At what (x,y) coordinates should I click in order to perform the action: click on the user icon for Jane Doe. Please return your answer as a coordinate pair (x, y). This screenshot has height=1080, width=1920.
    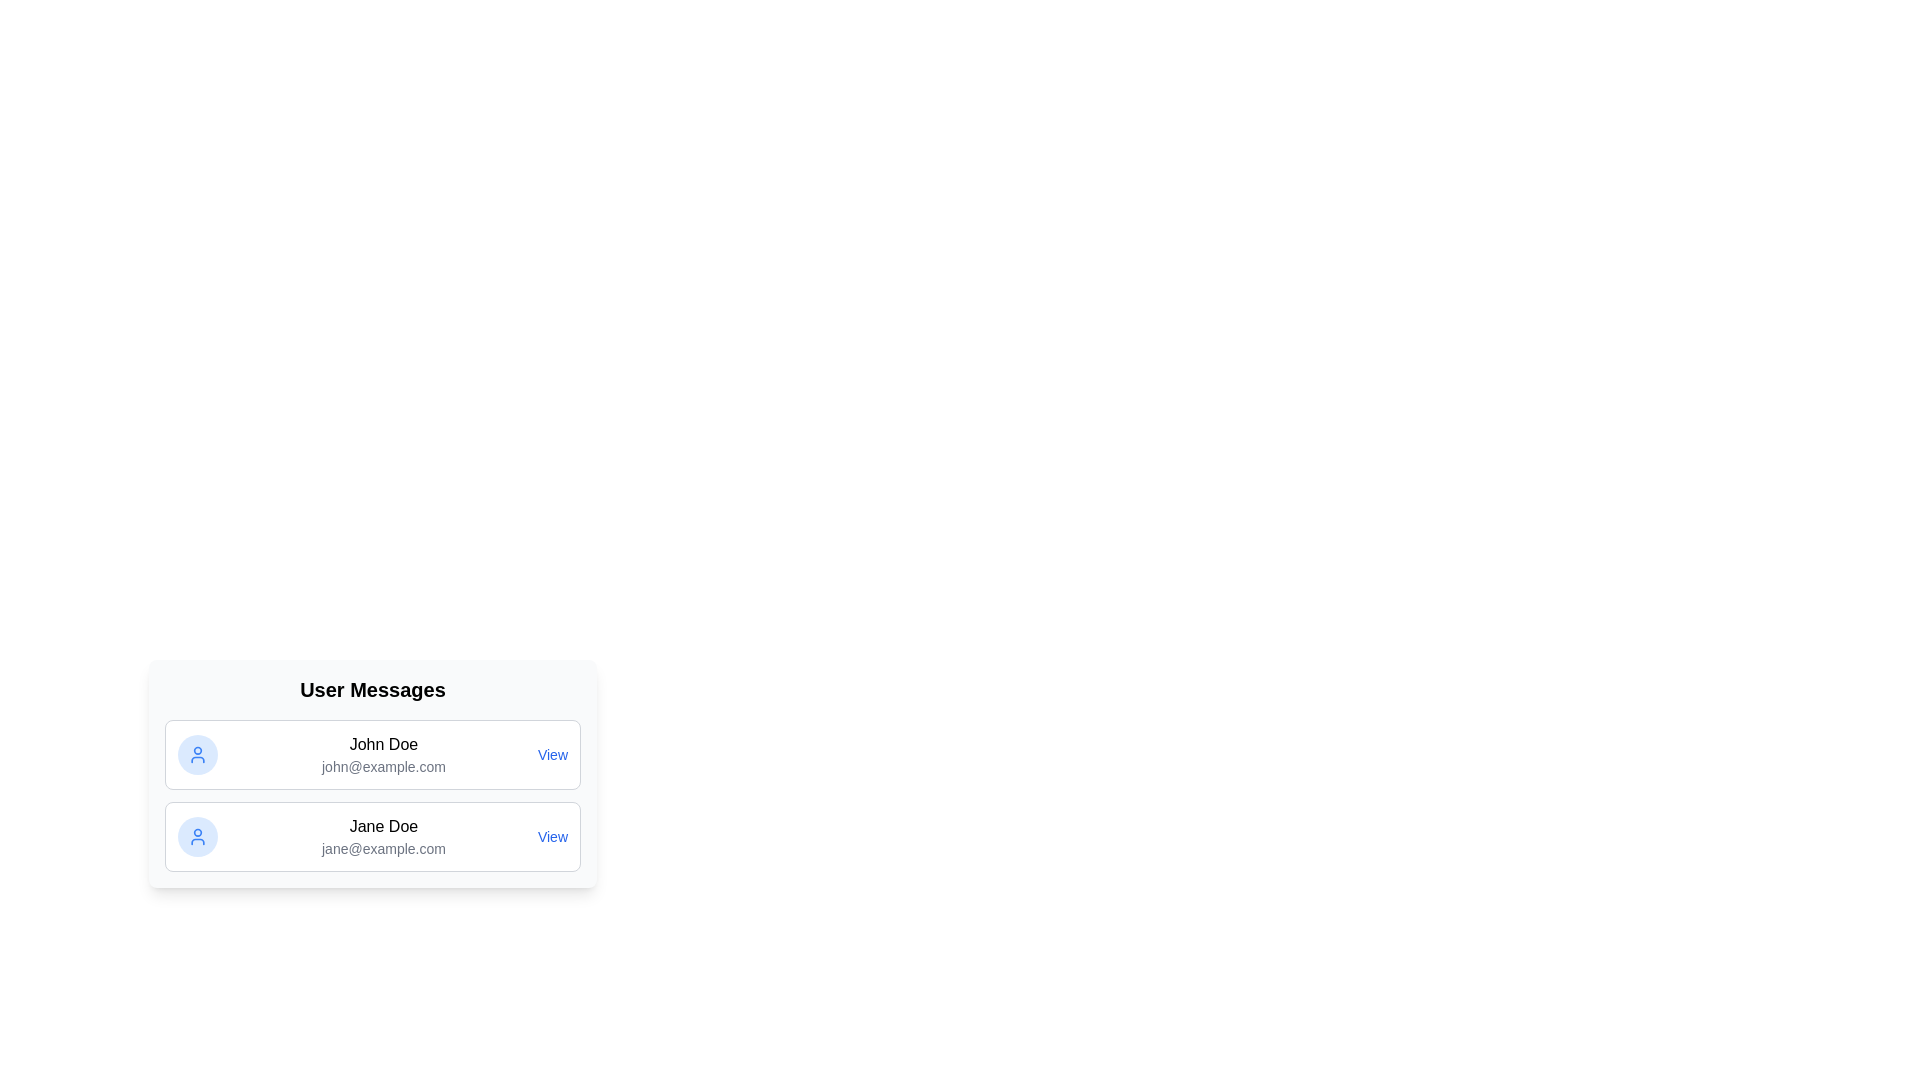
    Looking at the image, I should click on (197, 837).